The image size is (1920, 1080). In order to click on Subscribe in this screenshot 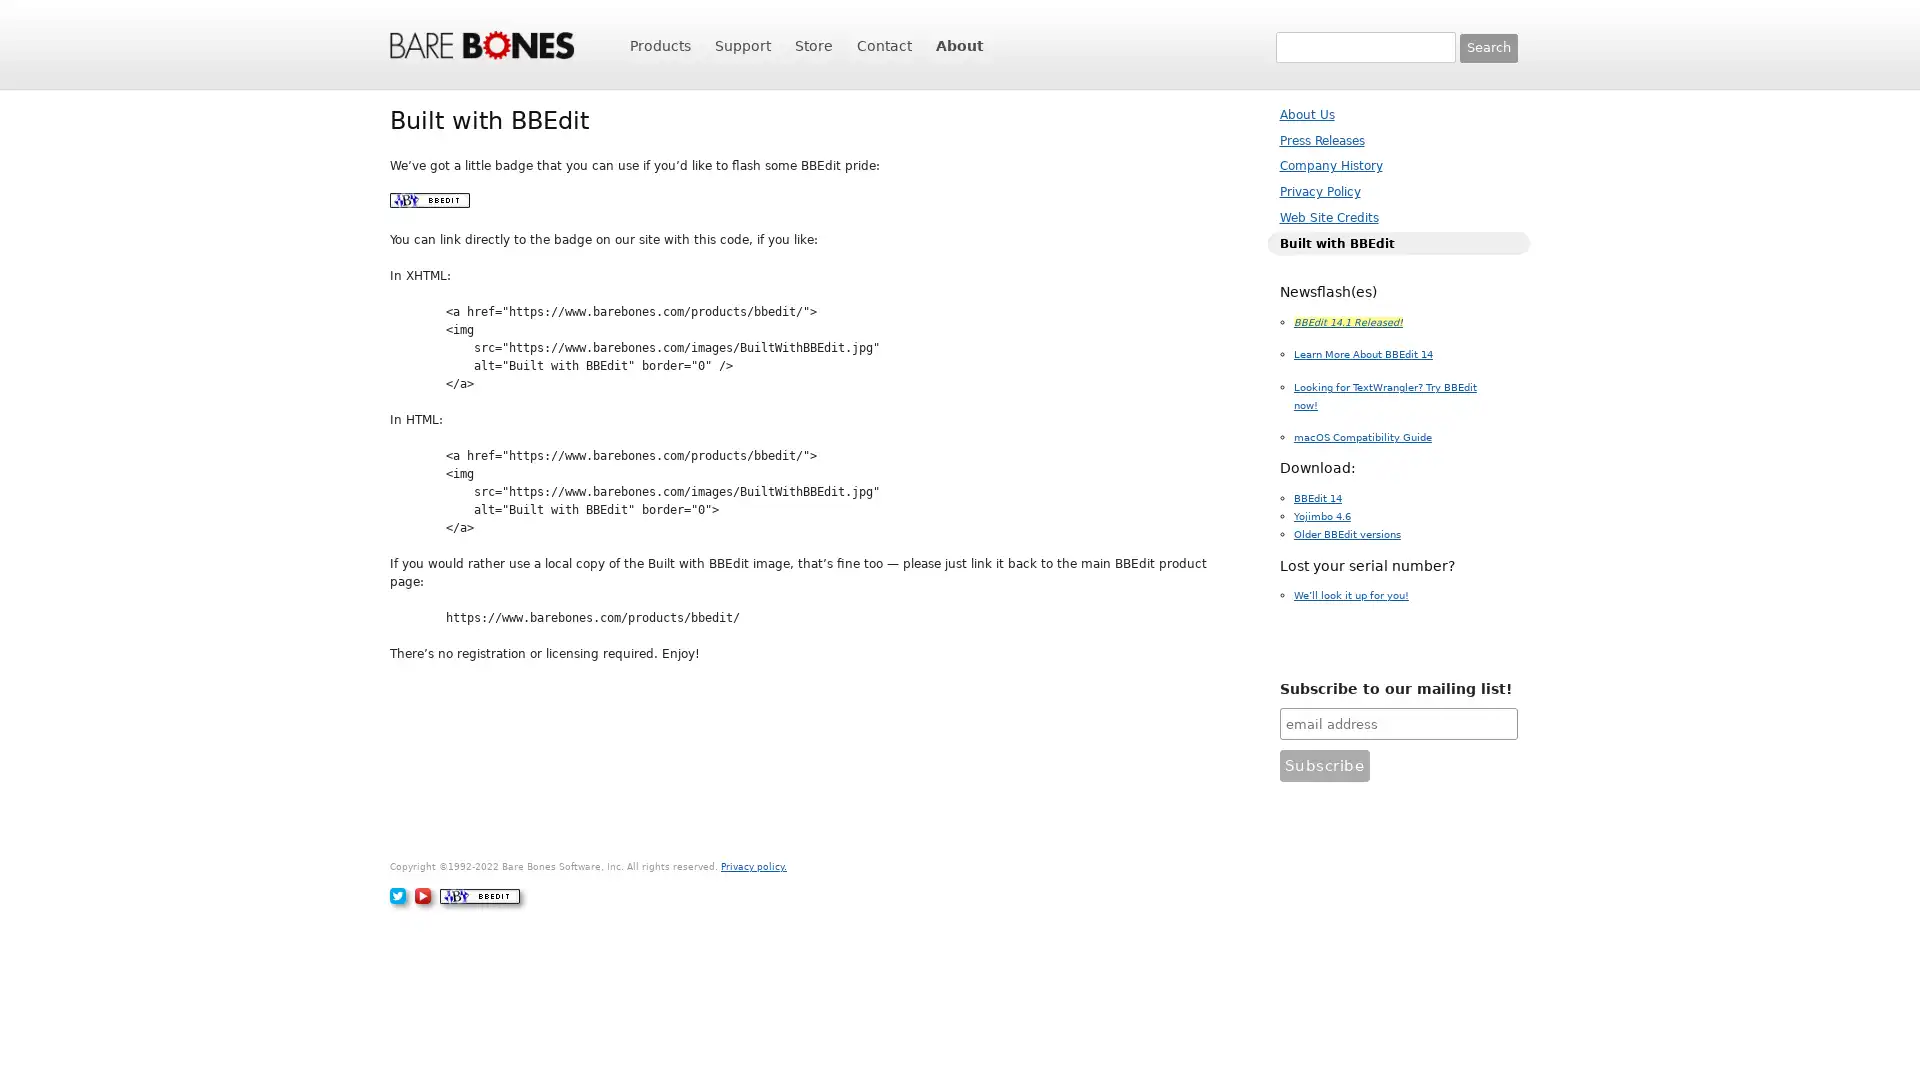, I will do `click(1324, 765)`.